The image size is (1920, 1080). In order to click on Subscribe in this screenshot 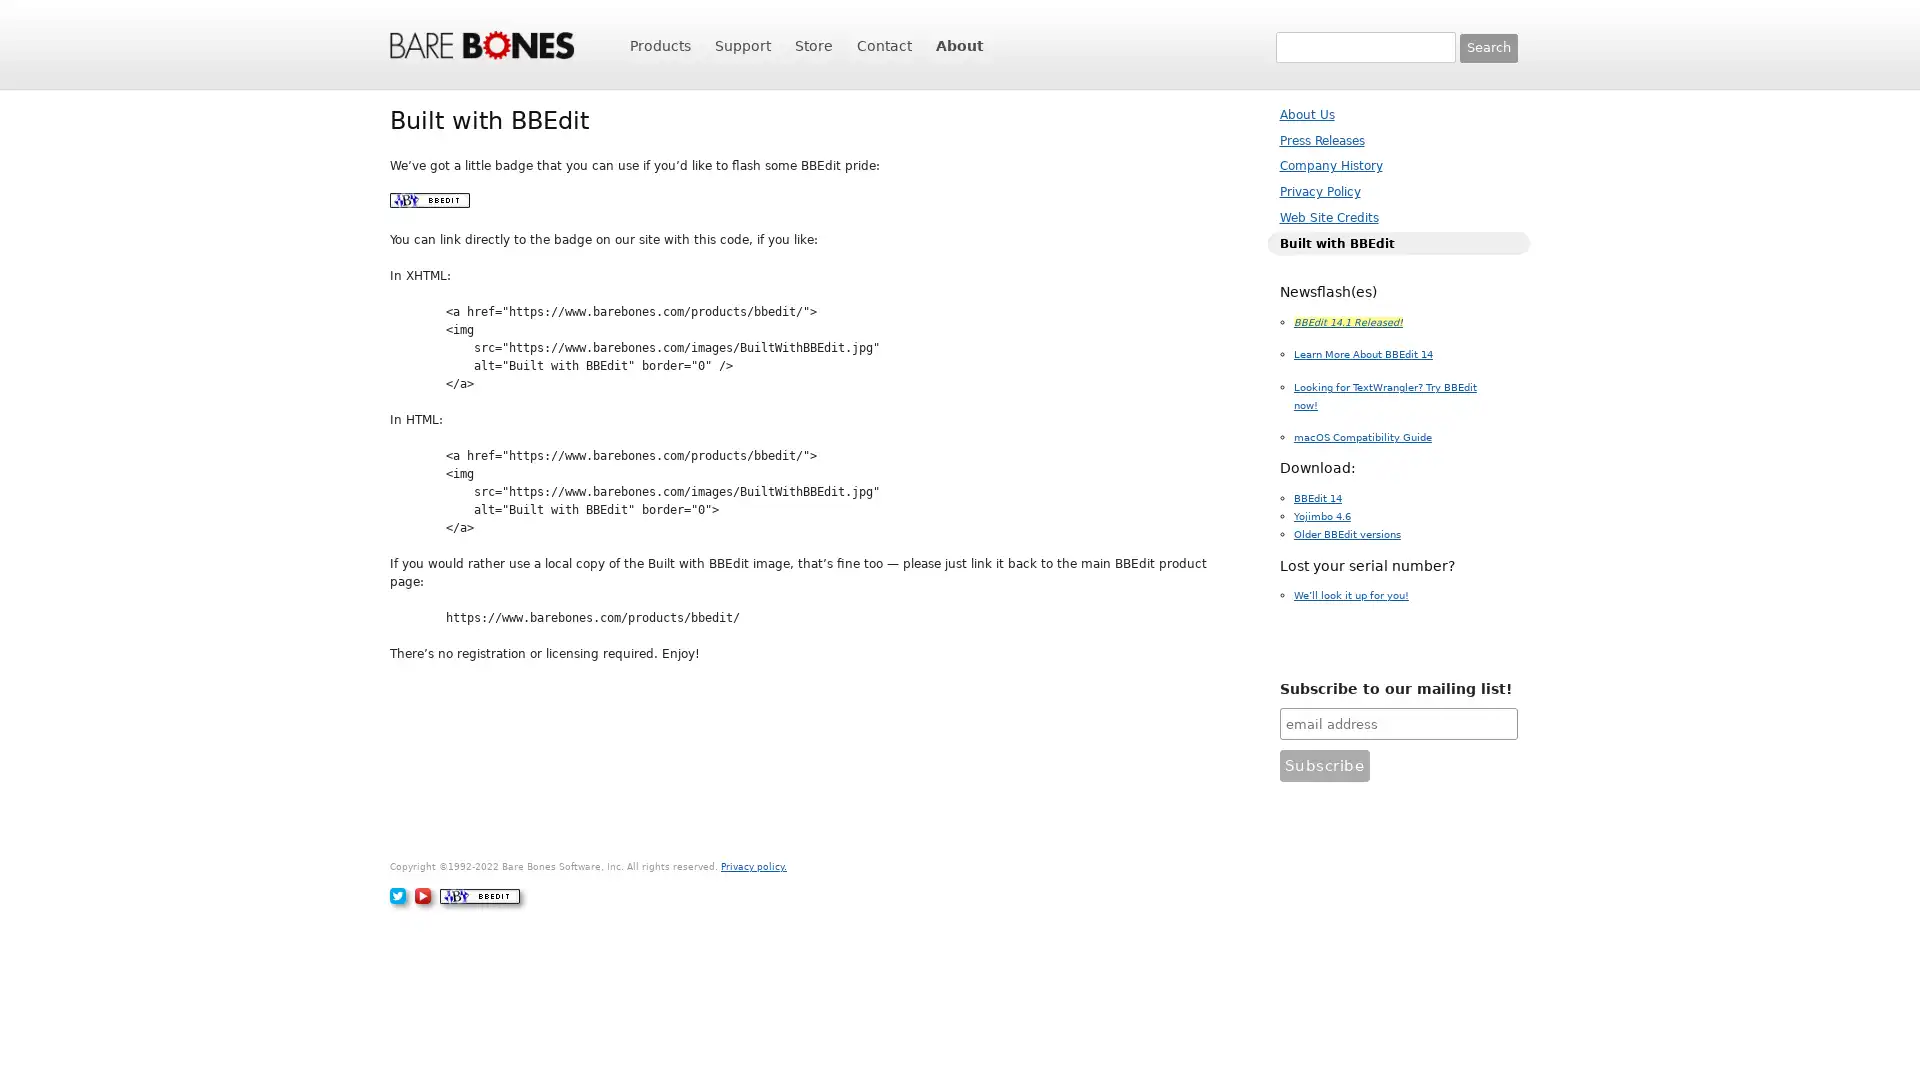, I will do `click(1324, 765)`.